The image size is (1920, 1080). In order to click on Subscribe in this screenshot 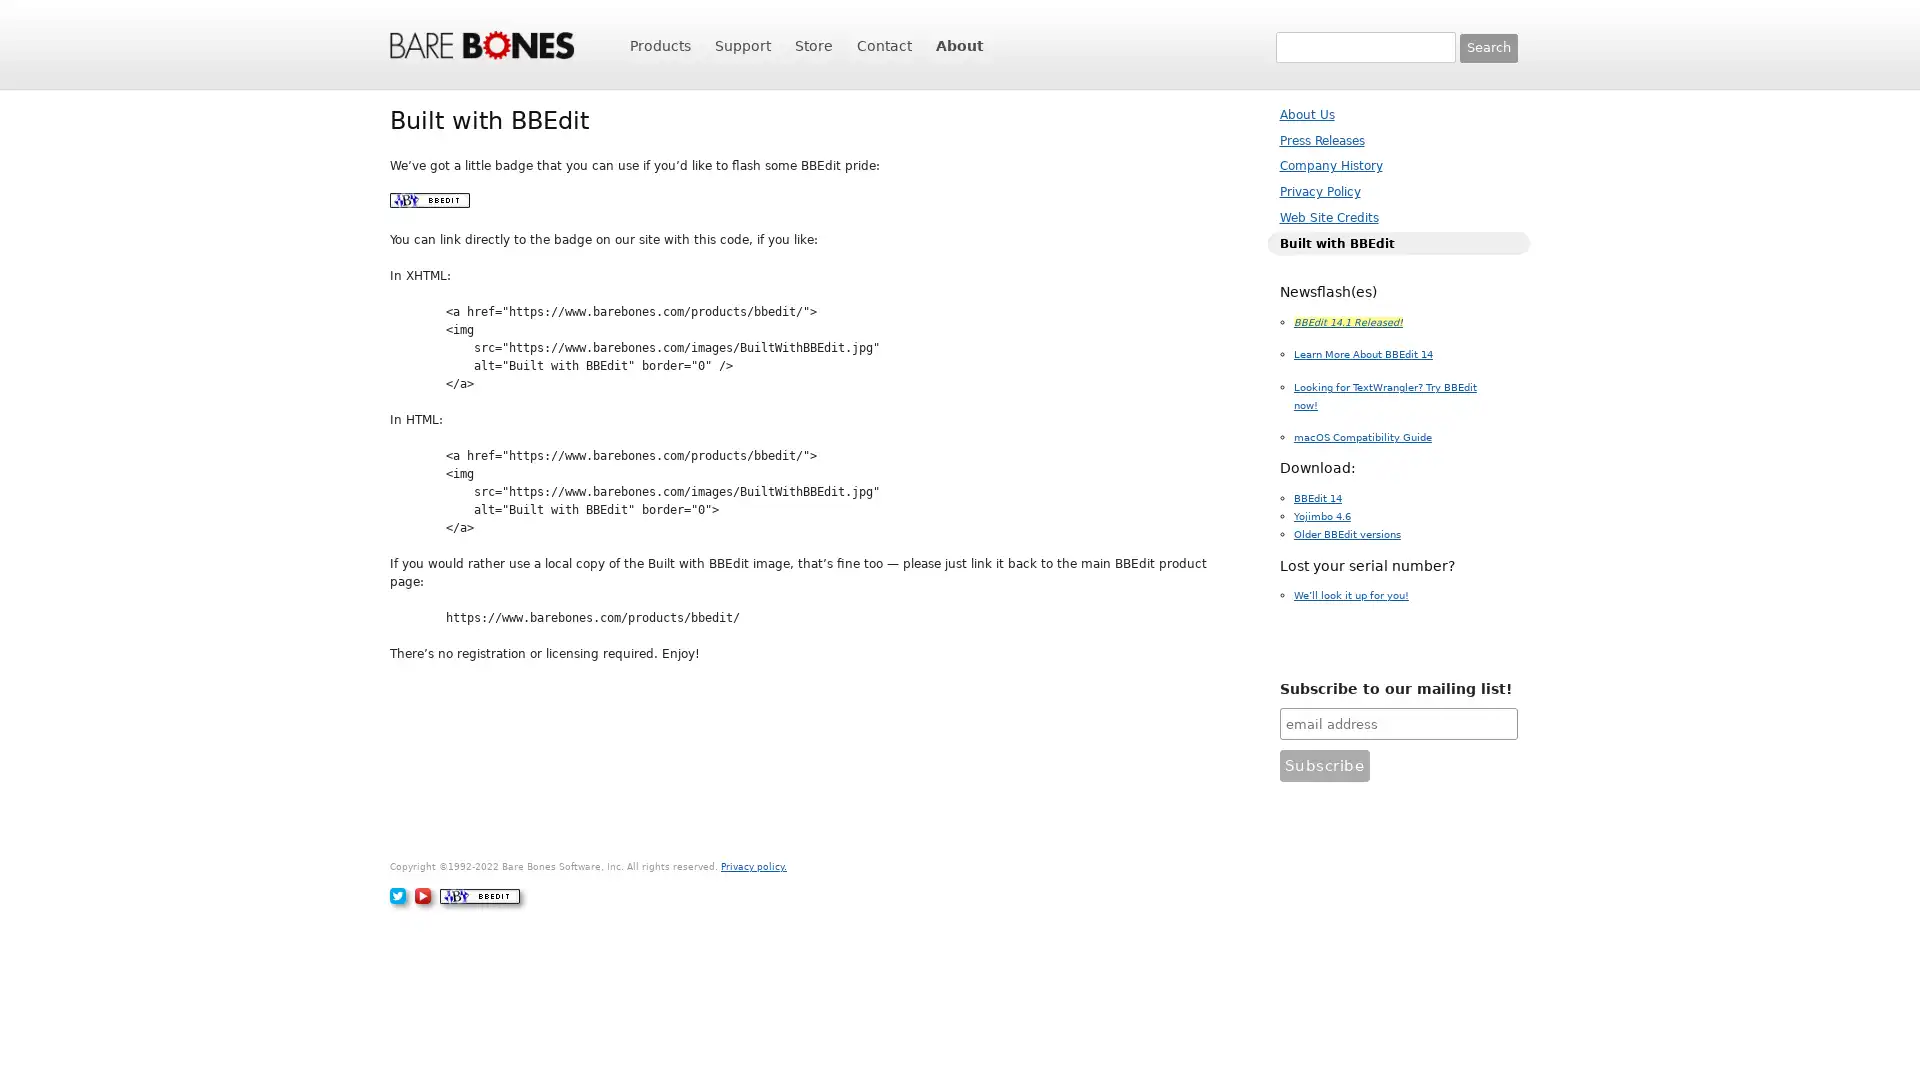, I will do `click(1324, 765)`.